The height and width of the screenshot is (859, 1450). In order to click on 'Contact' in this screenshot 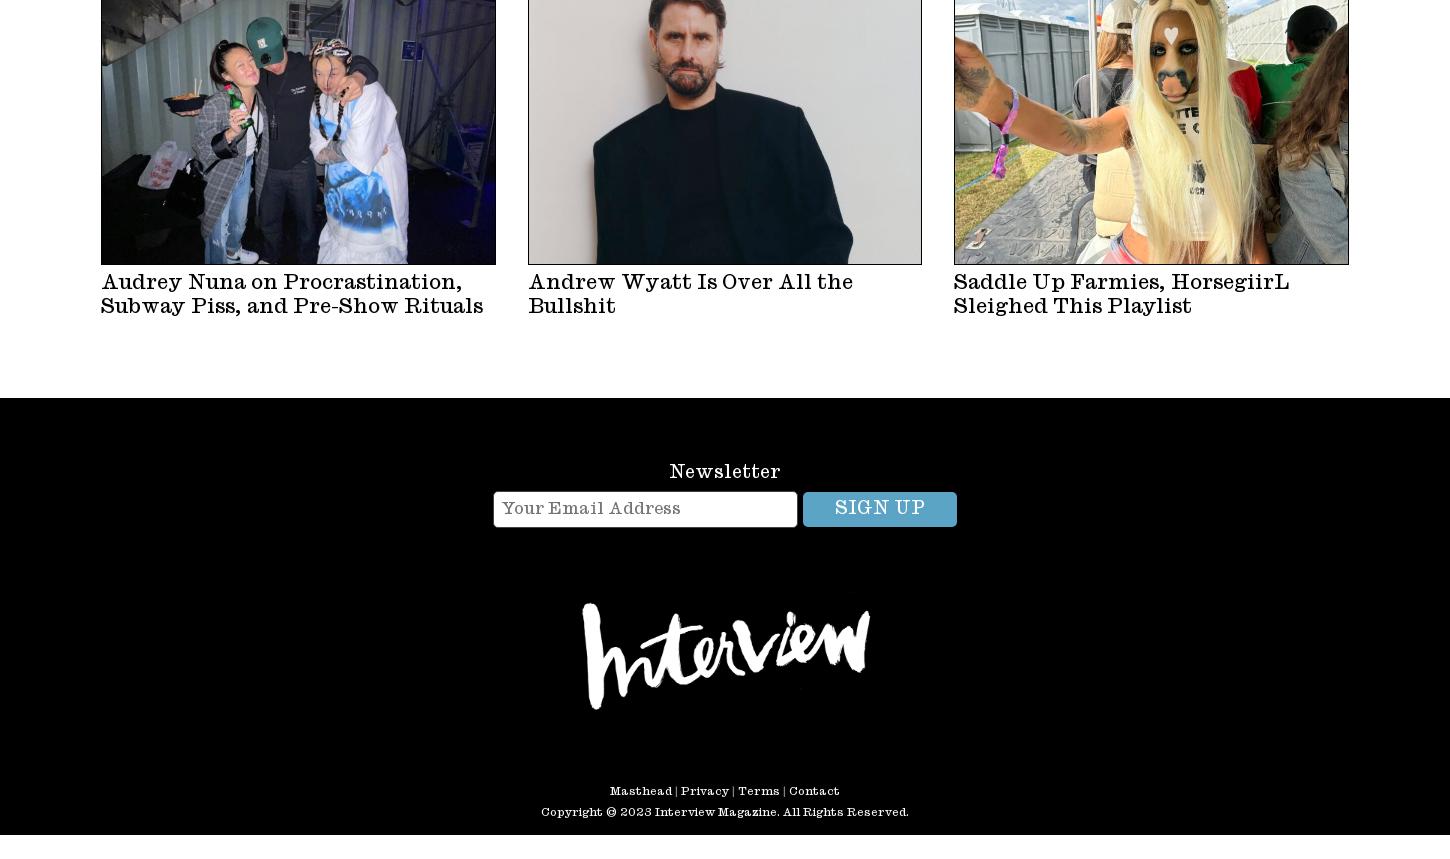, I will do `click(814, 790)`.